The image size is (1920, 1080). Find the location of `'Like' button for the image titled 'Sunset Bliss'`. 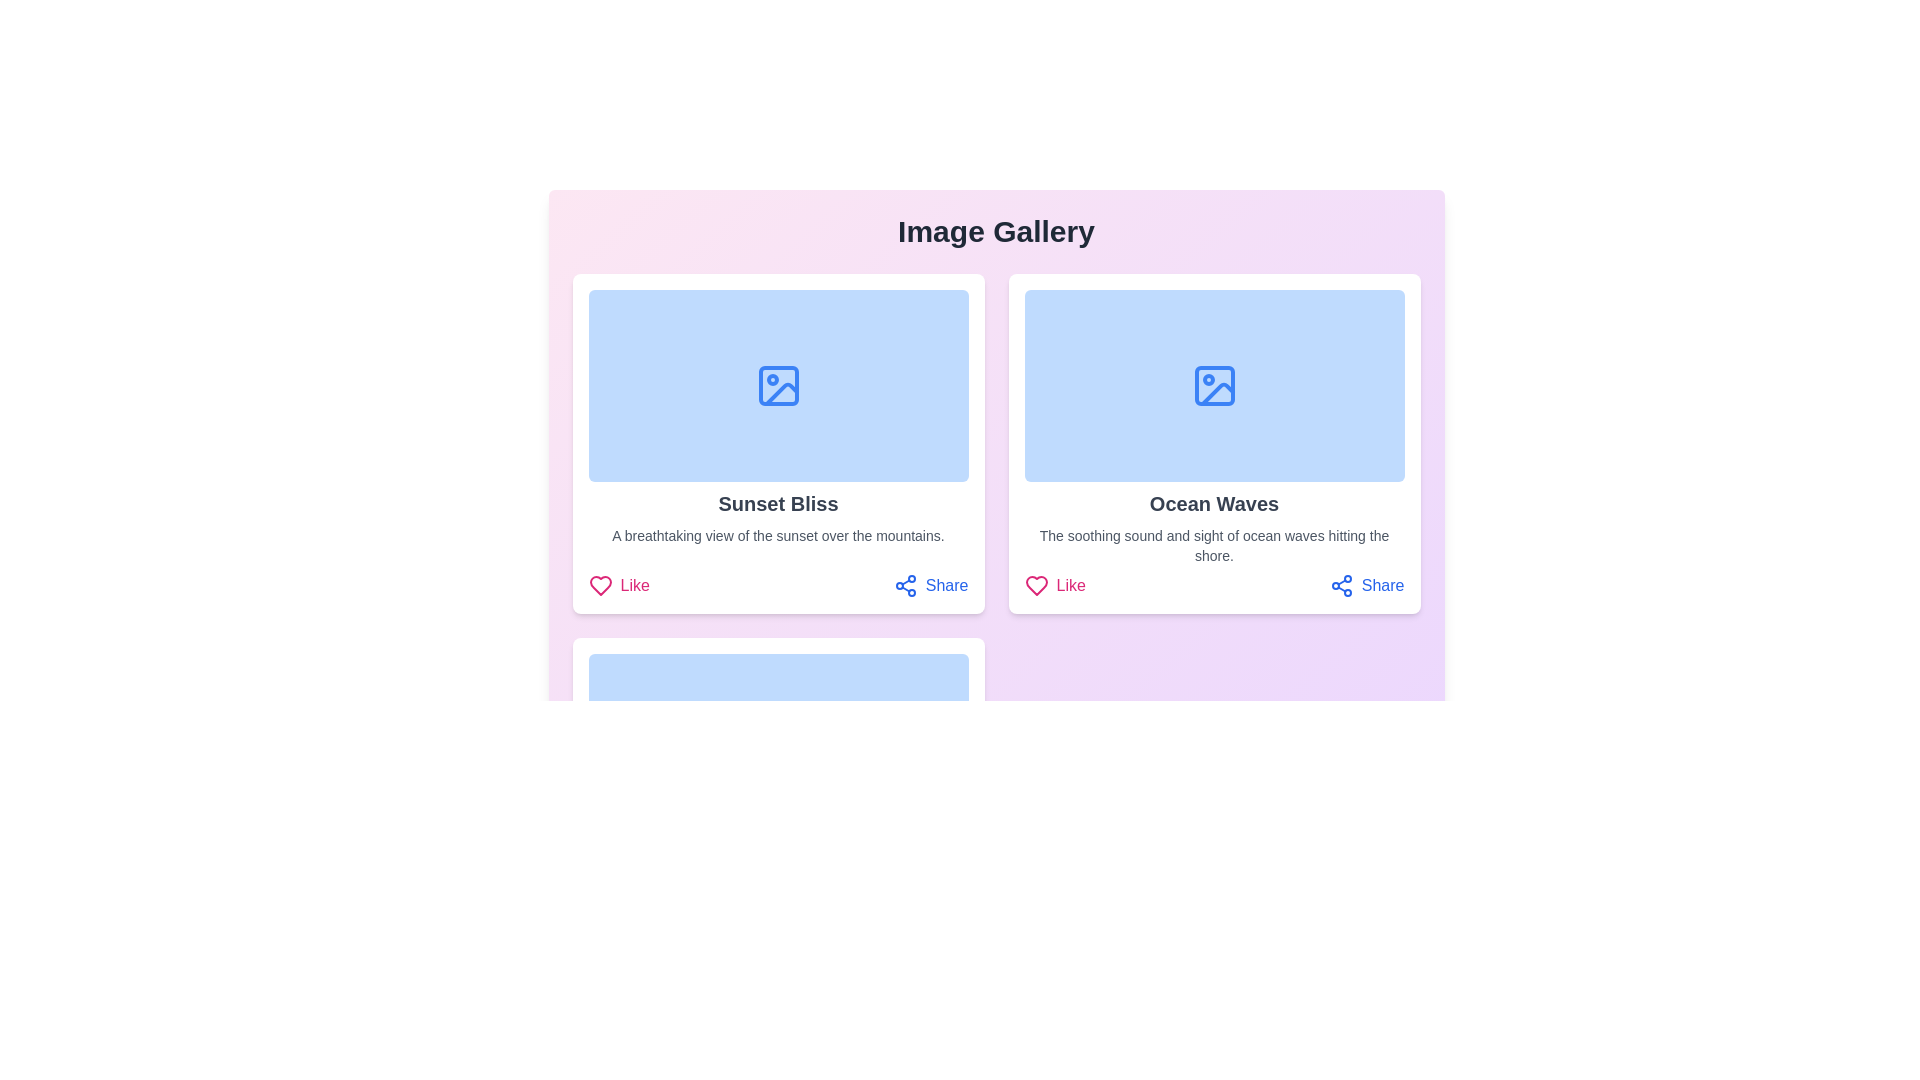

'Like' button for the image titled 'Sunset Bliss' is located at coordinates (618, 585).